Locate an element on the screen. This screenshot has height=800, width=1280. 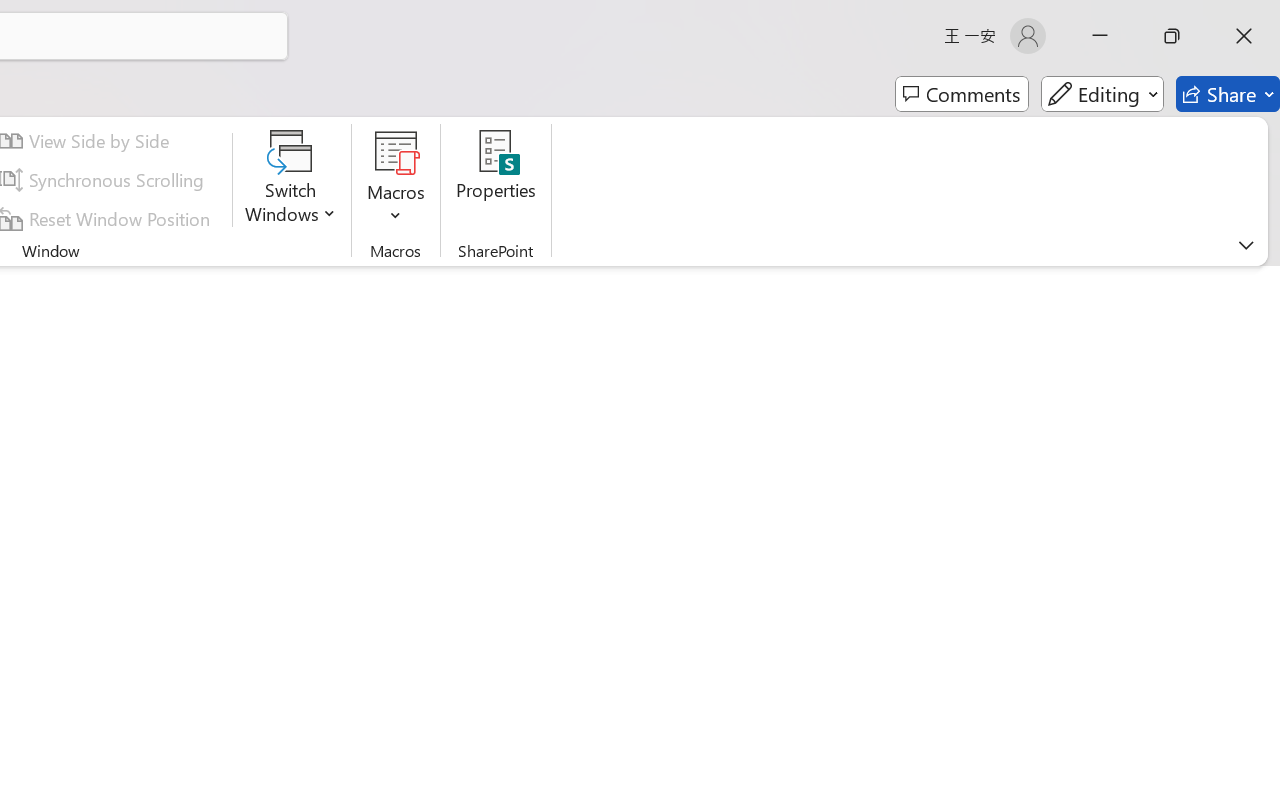
'Properties' is located at coordinates (496, 179).